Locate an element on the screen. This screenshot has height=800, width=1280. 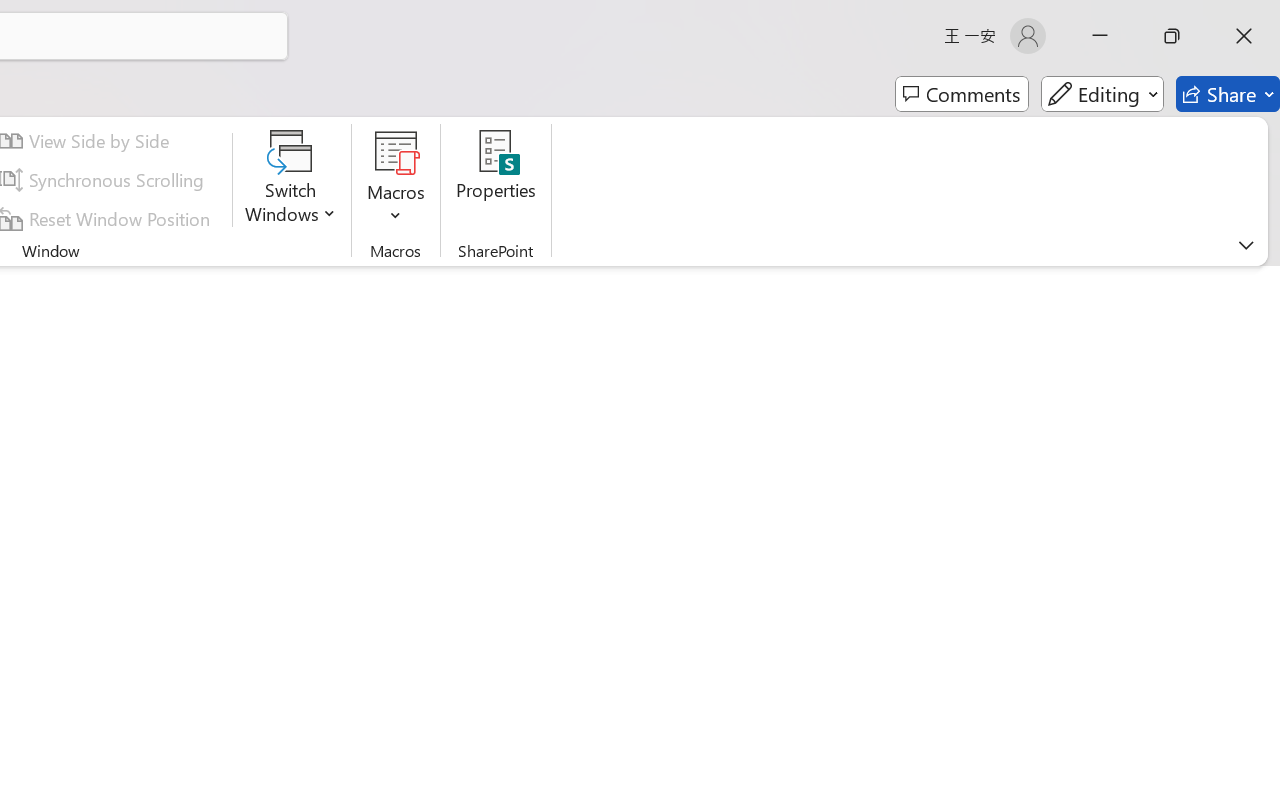
'Properties' is located at coordinates (496, 179).